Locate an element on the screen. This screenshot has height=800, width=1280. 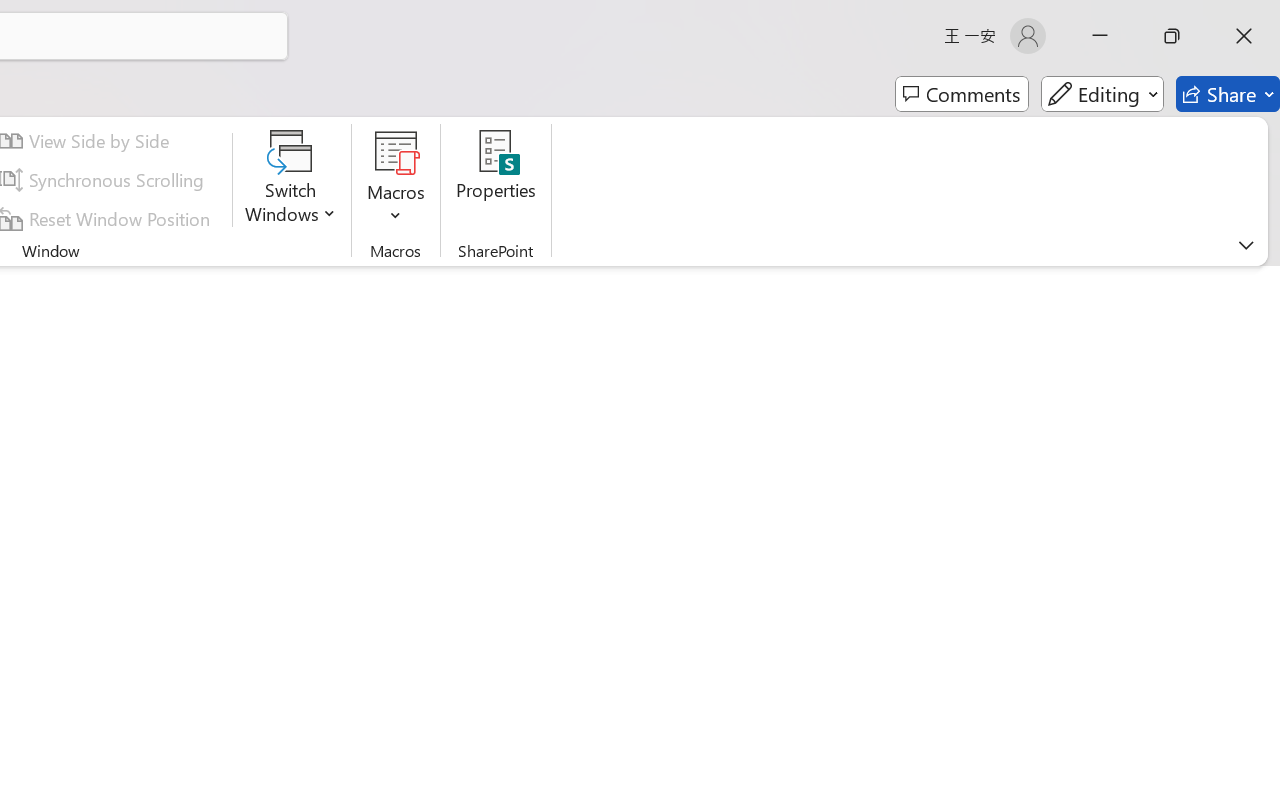
'Properties' is located at coordinates (496, 179).